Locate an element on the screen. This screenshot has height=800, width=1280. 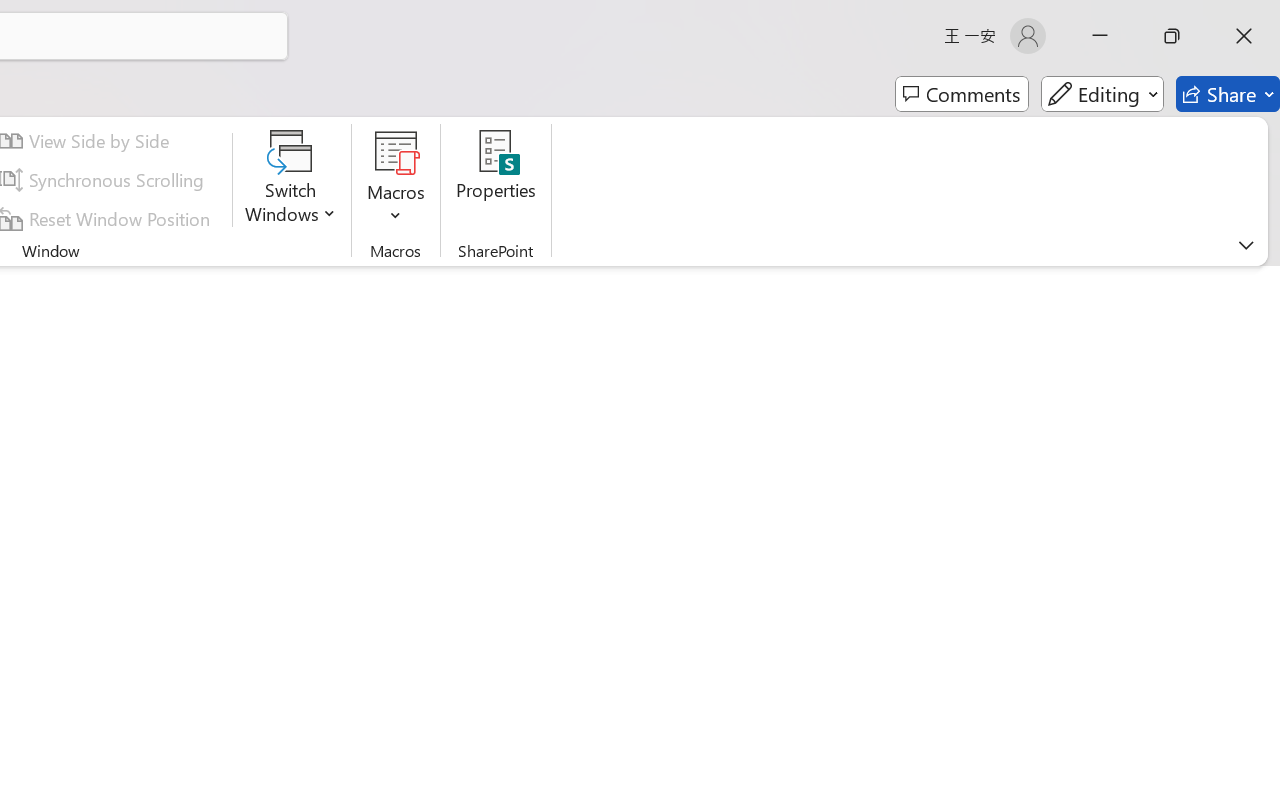
'Properties' is located at coordinates (496, 179).